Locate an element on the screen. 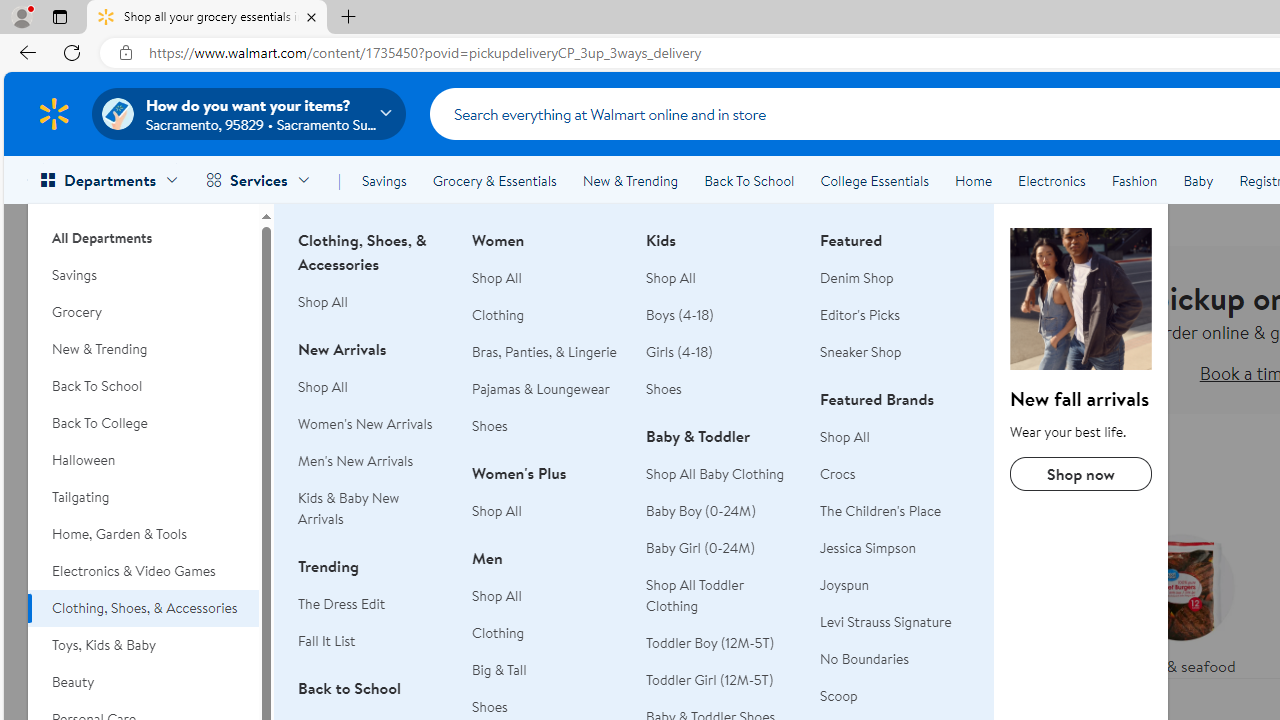 Image resolution: width=1280 pixels, height=720 pixels. 'Shop All Baby Clothing' is located at coordinates (715, 473).